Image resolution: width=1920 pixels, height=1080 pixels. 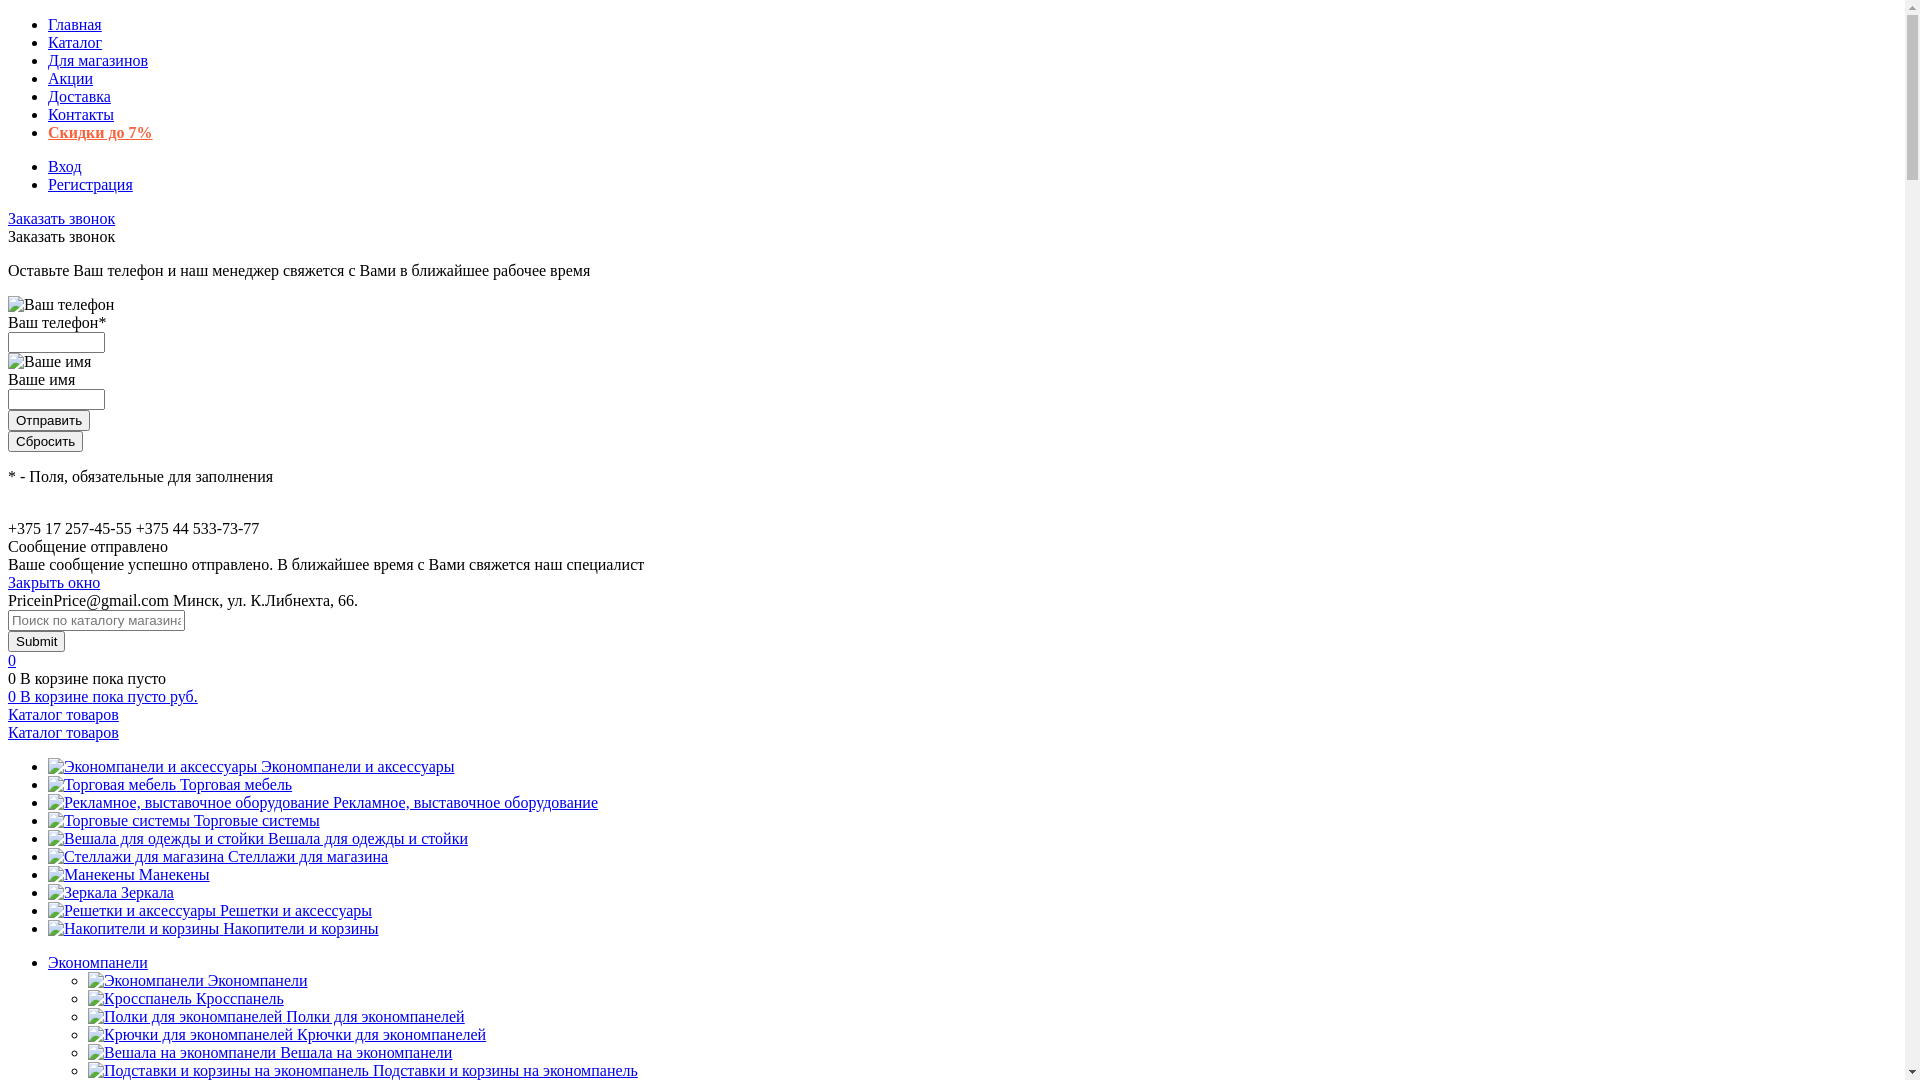 I want to click on '0', so click(x=12, y=660).